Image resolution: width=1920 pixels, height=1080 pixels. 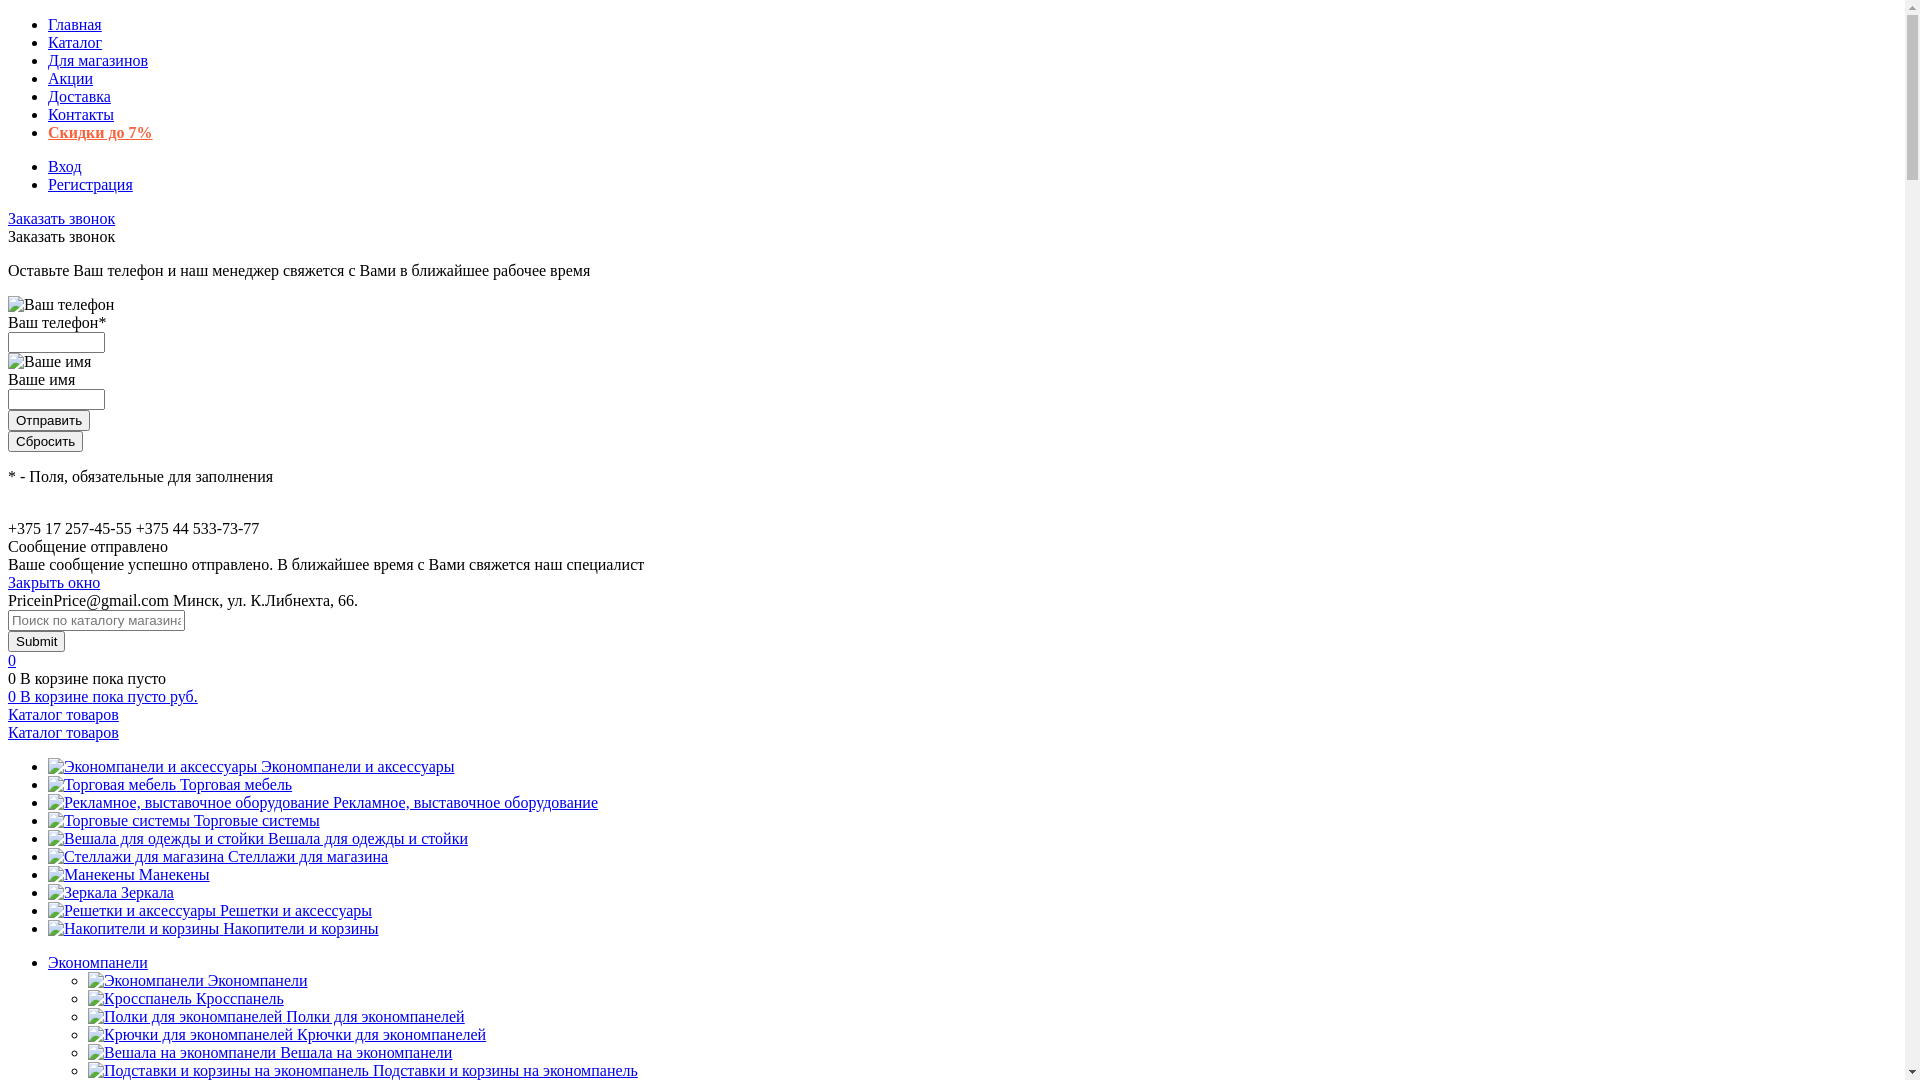 I want to click on '0', so click(x=12, y=660).